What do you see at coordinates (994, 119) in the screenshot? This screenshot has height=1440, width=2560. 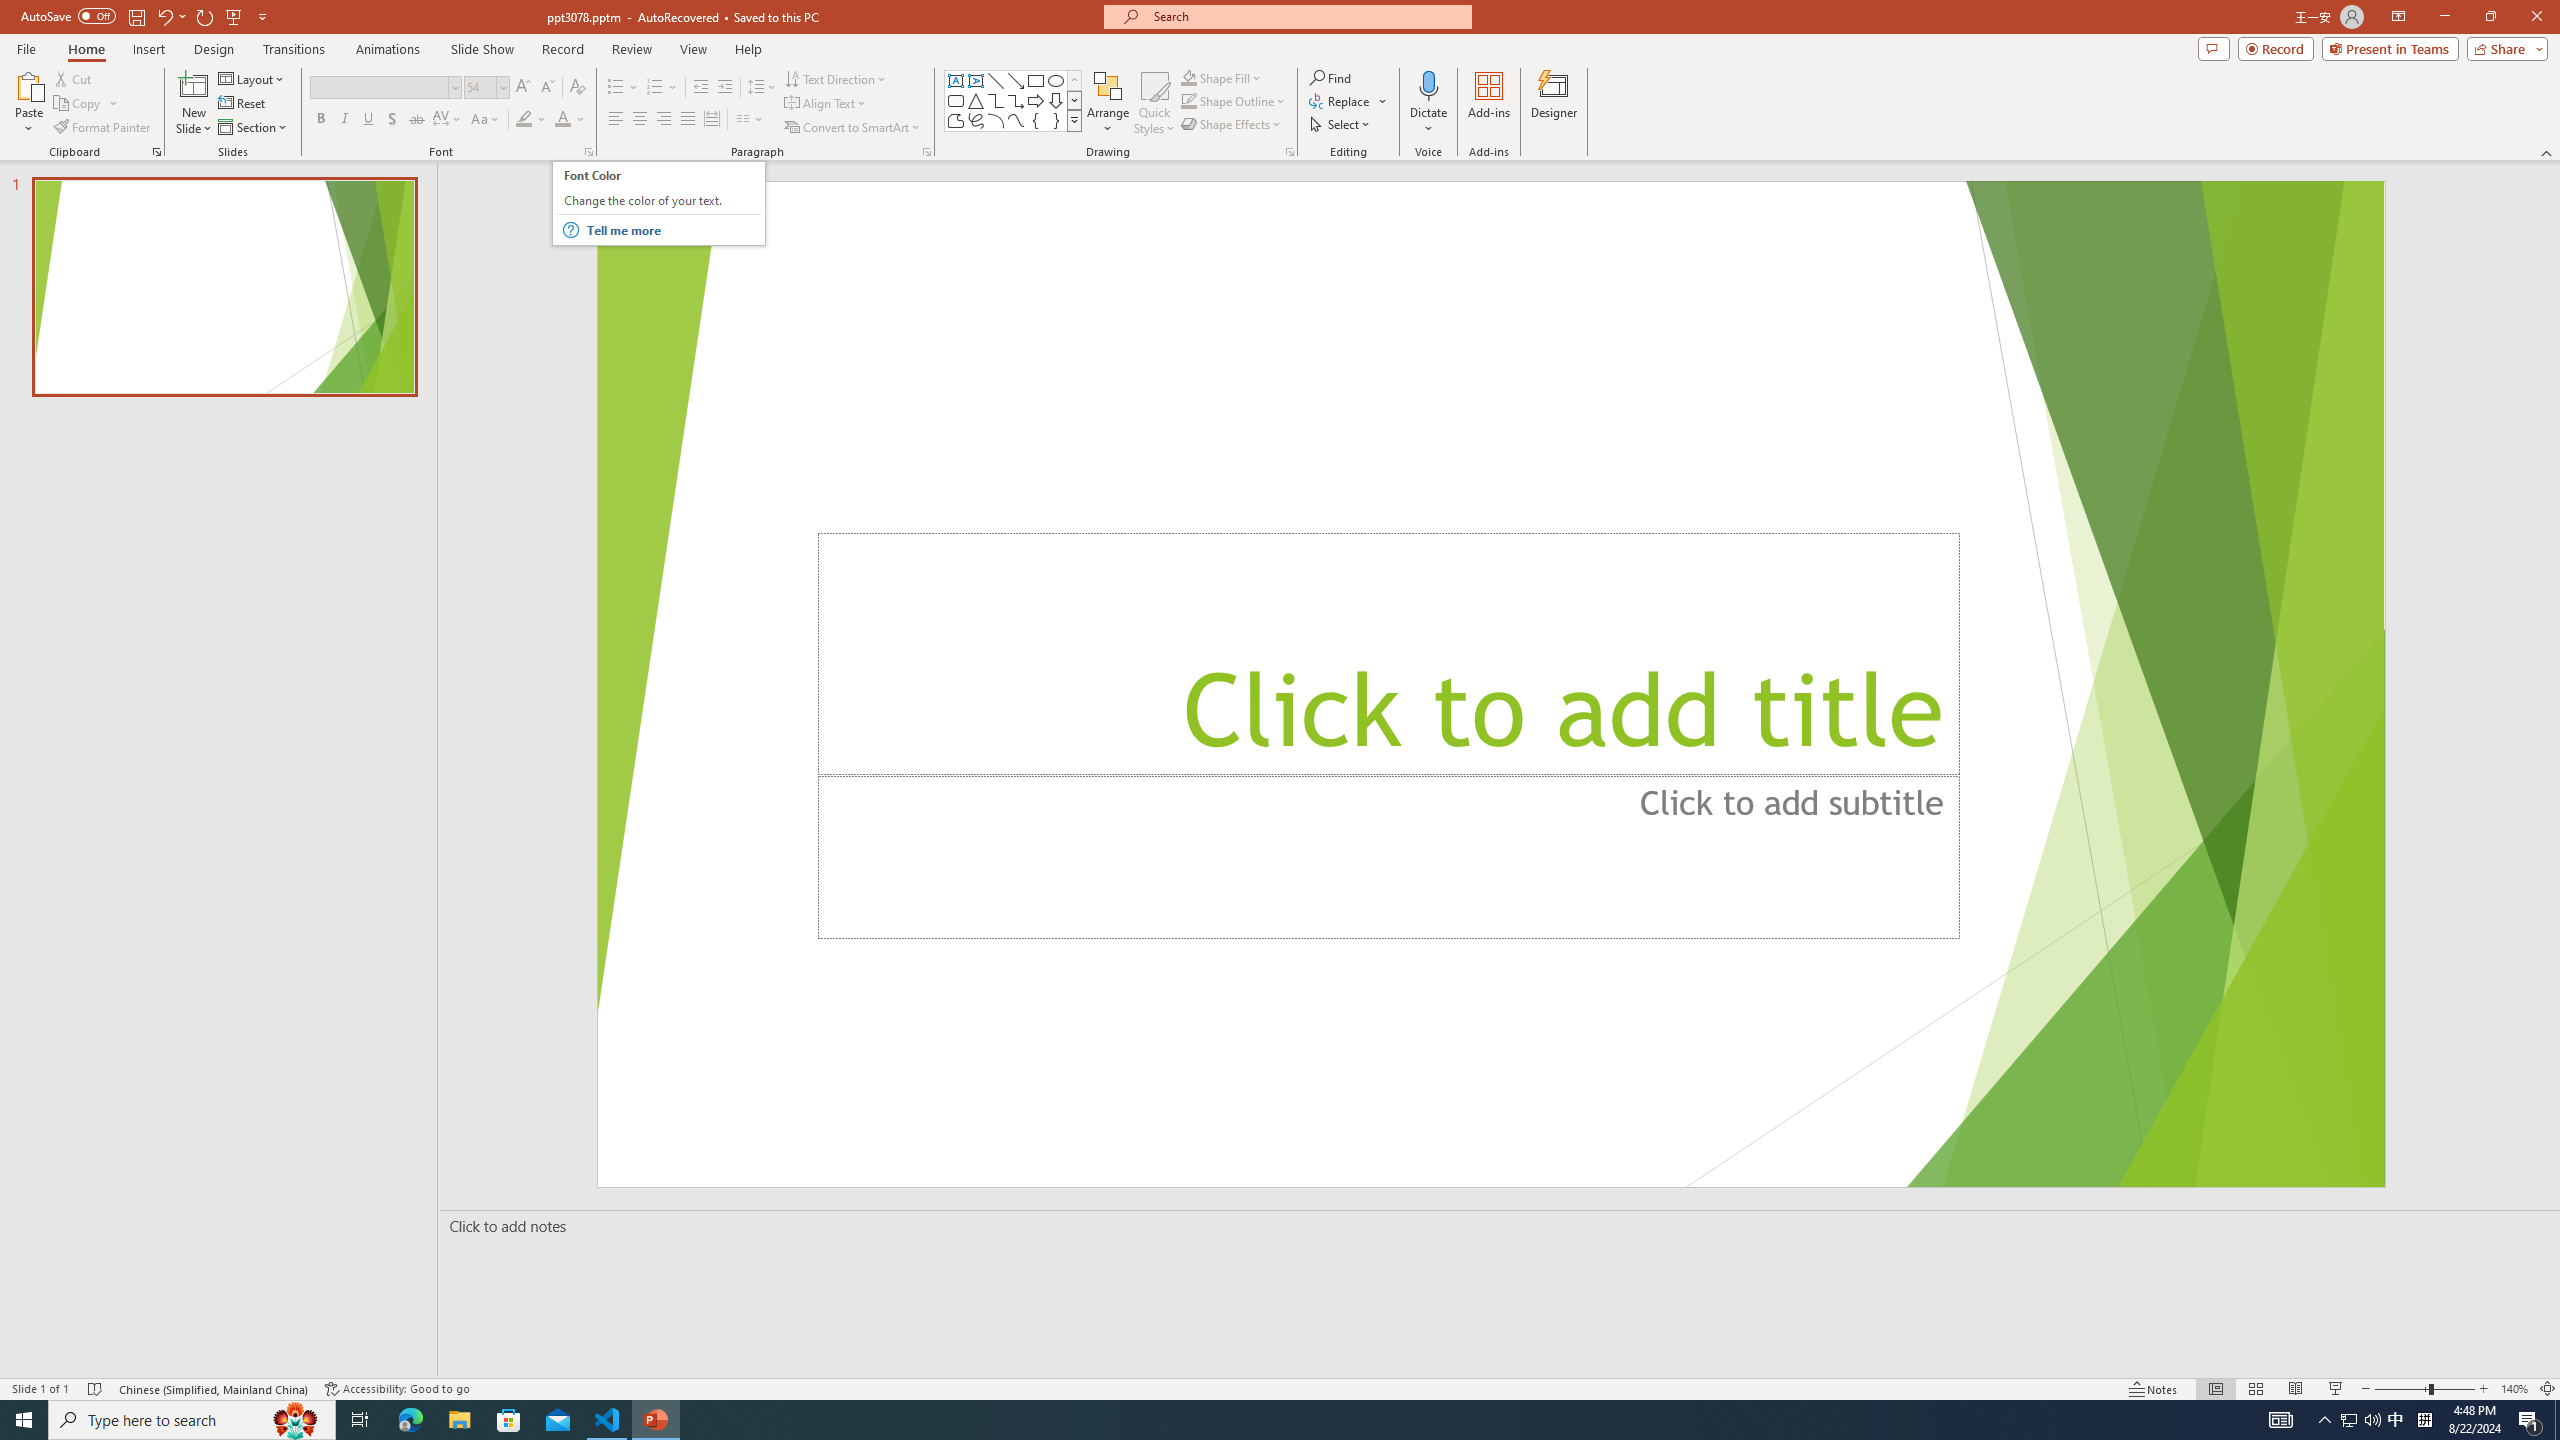 I see `'Arc'` at bounding box center [994, 119].